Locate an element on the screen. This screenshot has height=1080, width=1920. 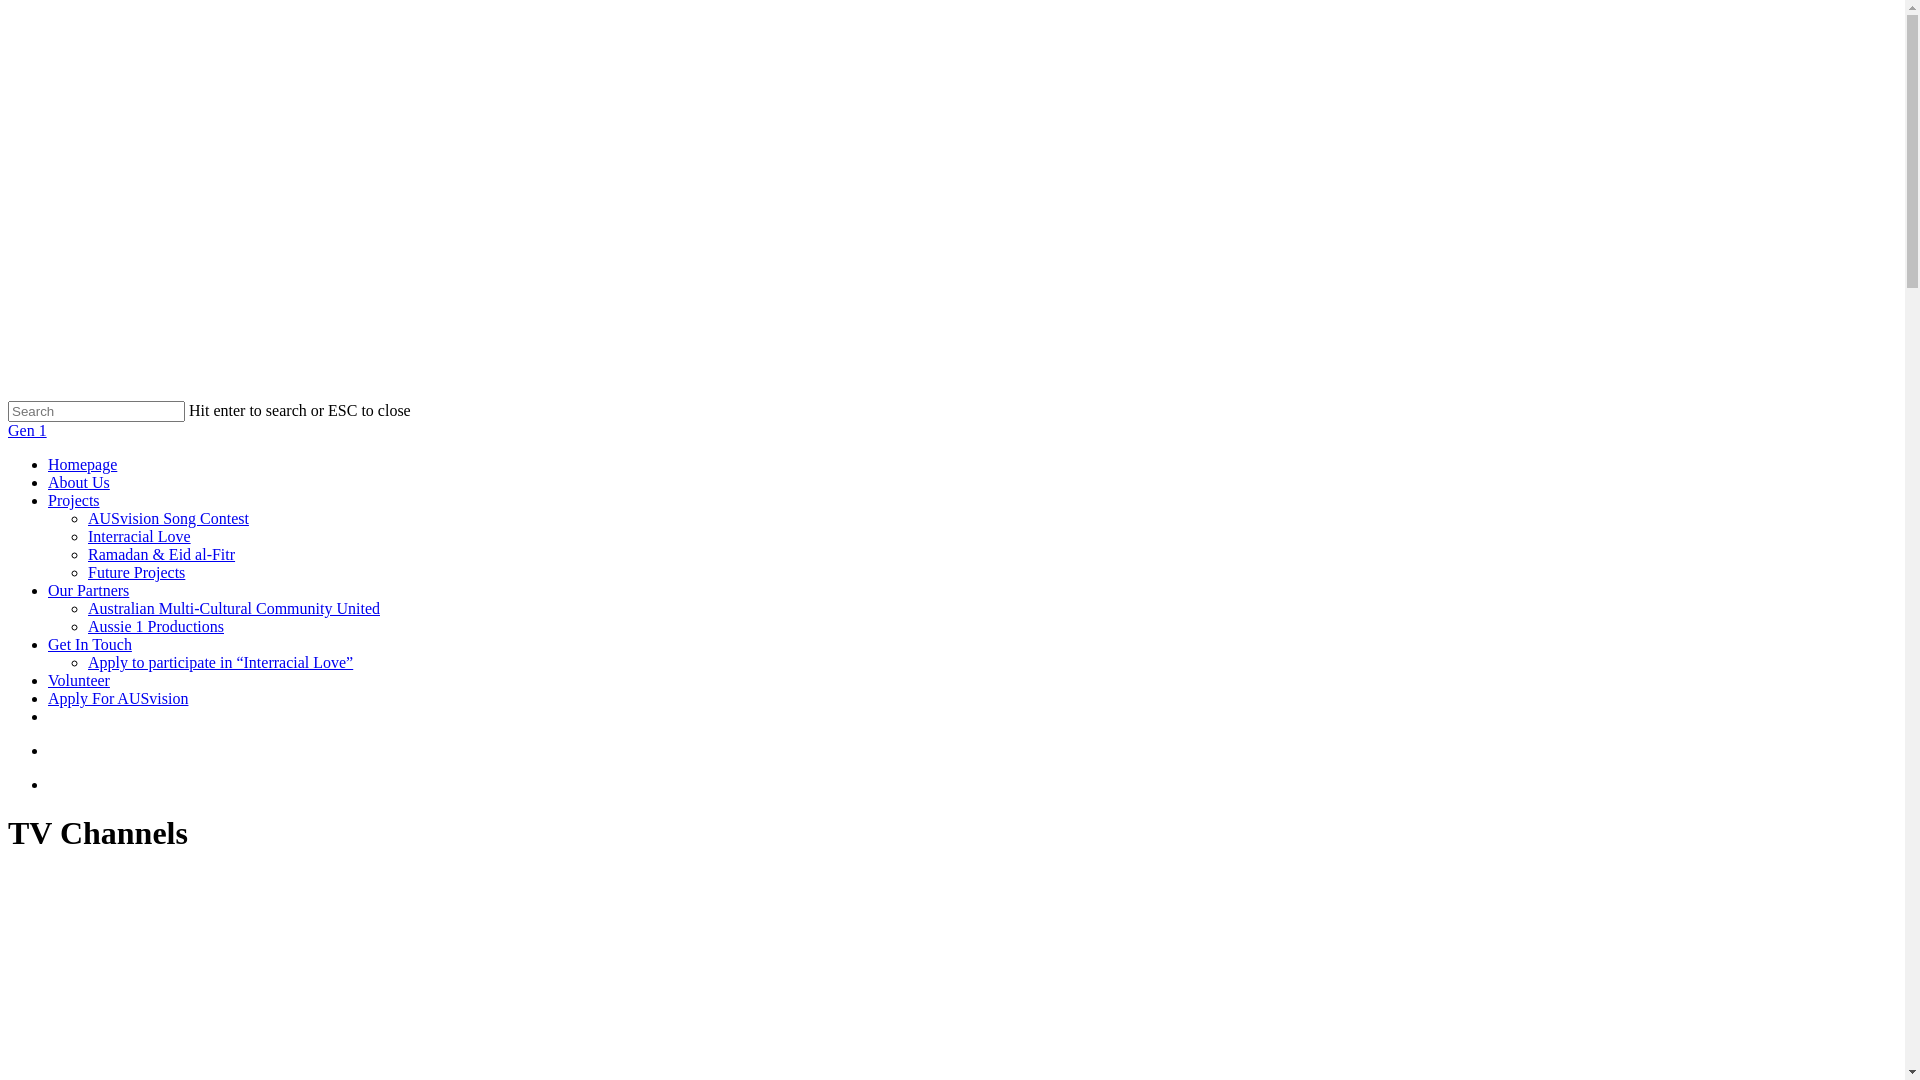
'Homepage' is located at coordinates (81, 464).